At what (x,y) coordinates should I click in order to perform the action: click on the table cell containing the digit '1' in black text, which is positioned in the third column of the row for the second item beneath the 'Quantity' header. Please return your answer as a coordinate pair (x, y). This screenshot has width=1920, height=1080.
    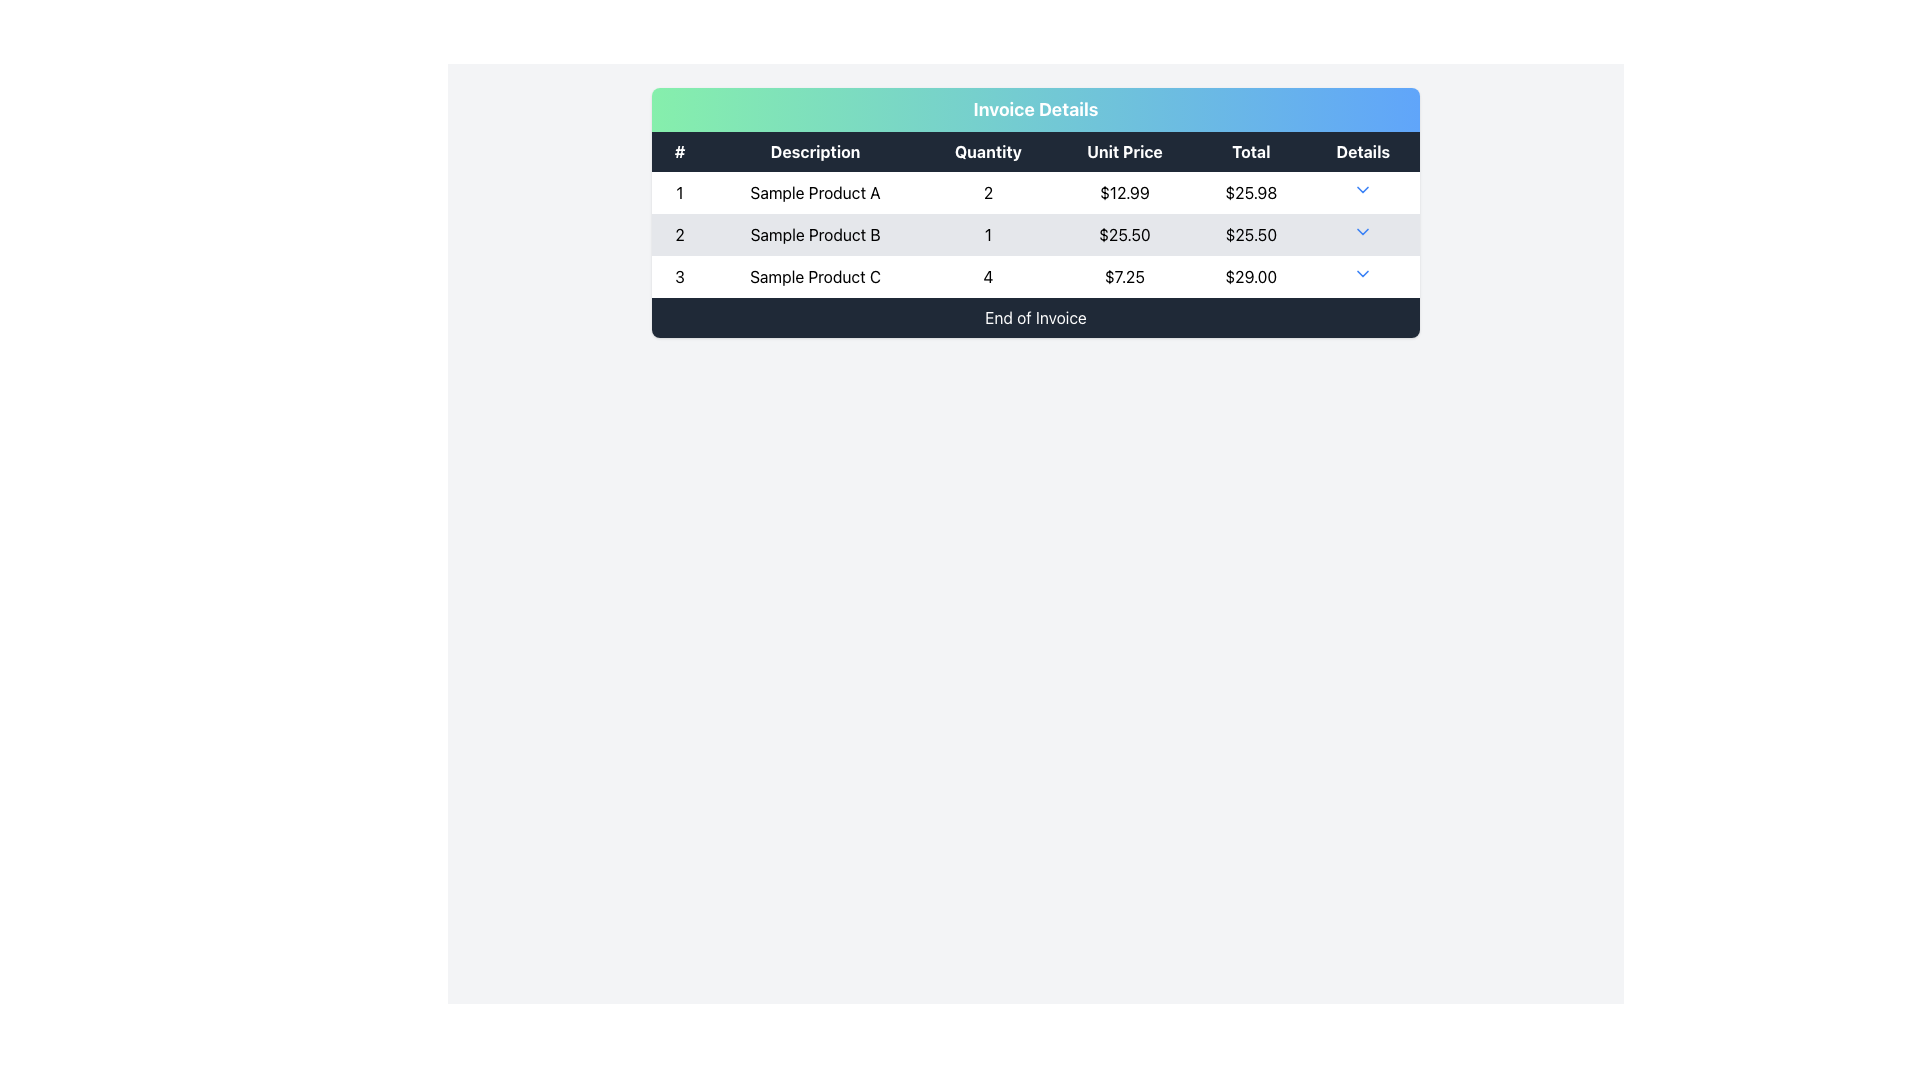
    Looking at the image, I should click on (988, 234).